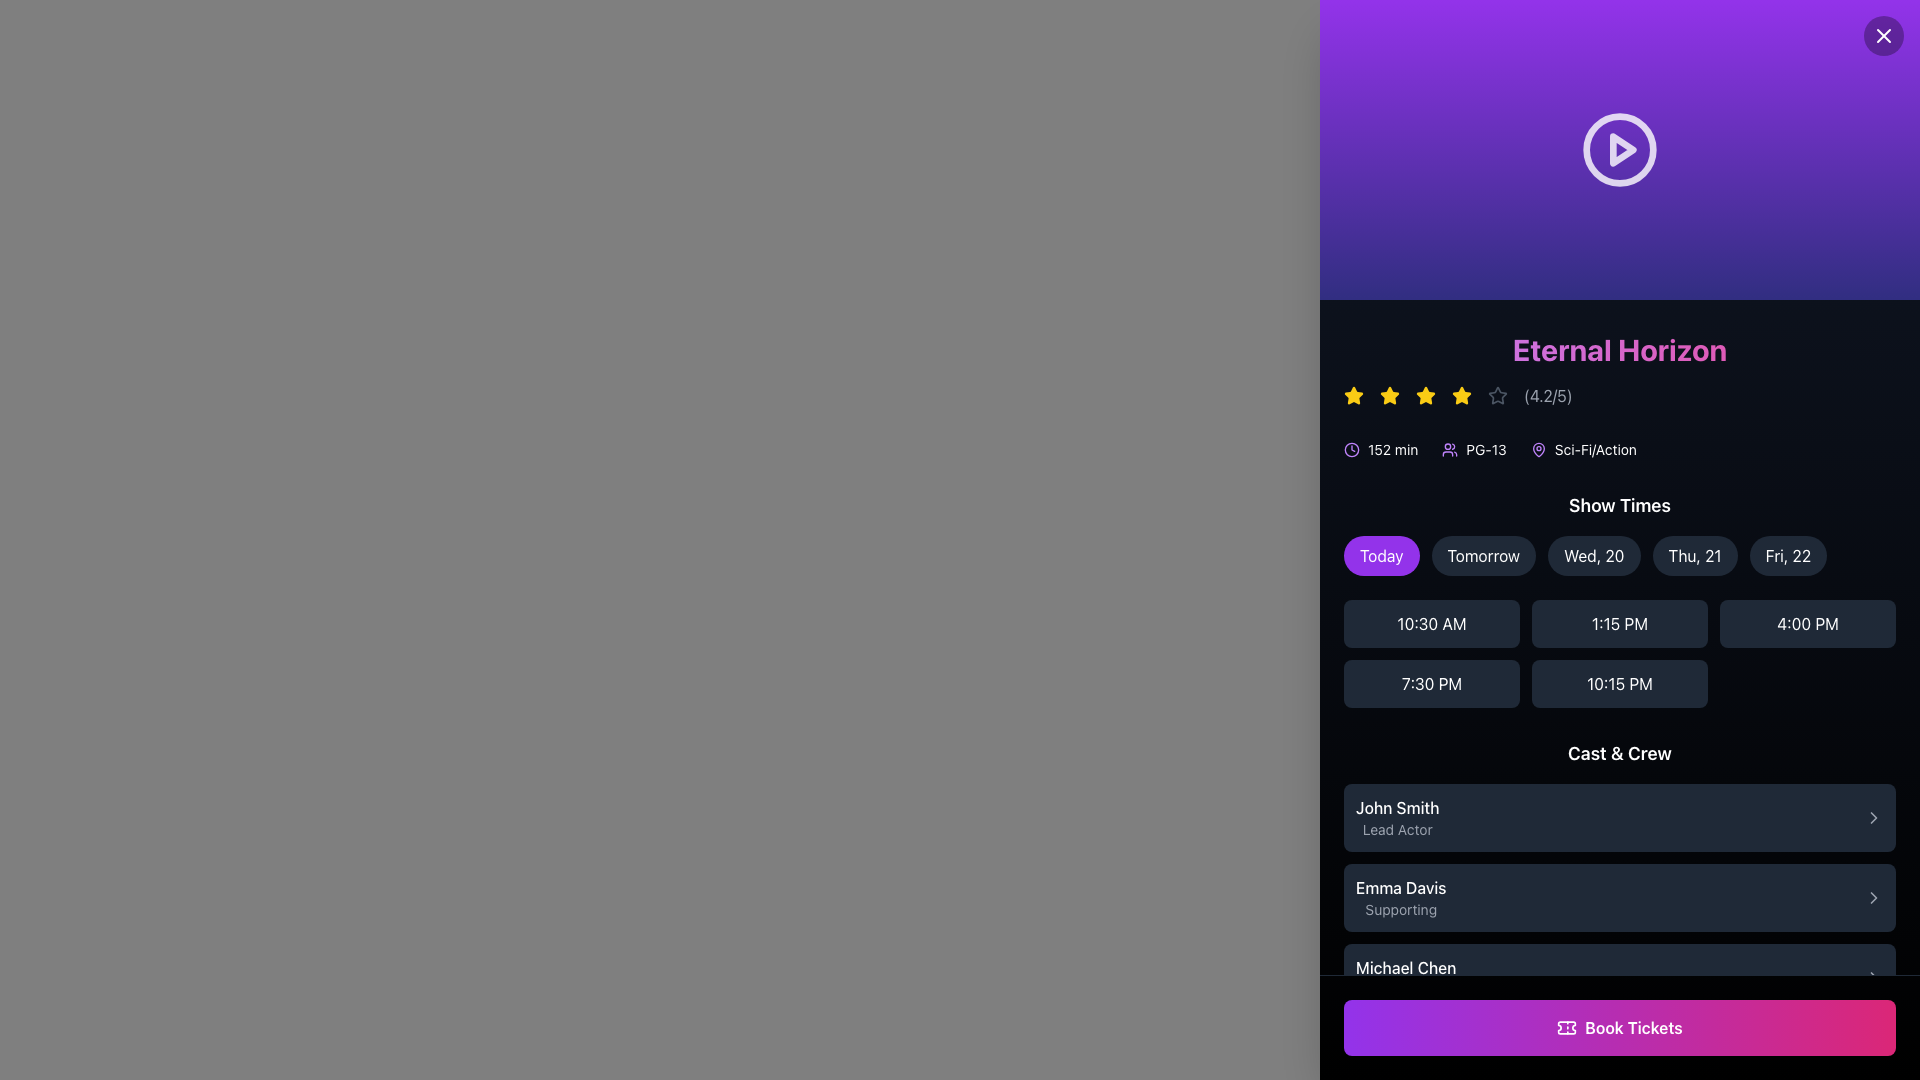  Describe the element at coordinates (1620, 370) in the screenshot. I see `the text display for the movie 'Eternal Horizon' with its average user rating, located near the top of the right panel beneath the play button icon` at that location.